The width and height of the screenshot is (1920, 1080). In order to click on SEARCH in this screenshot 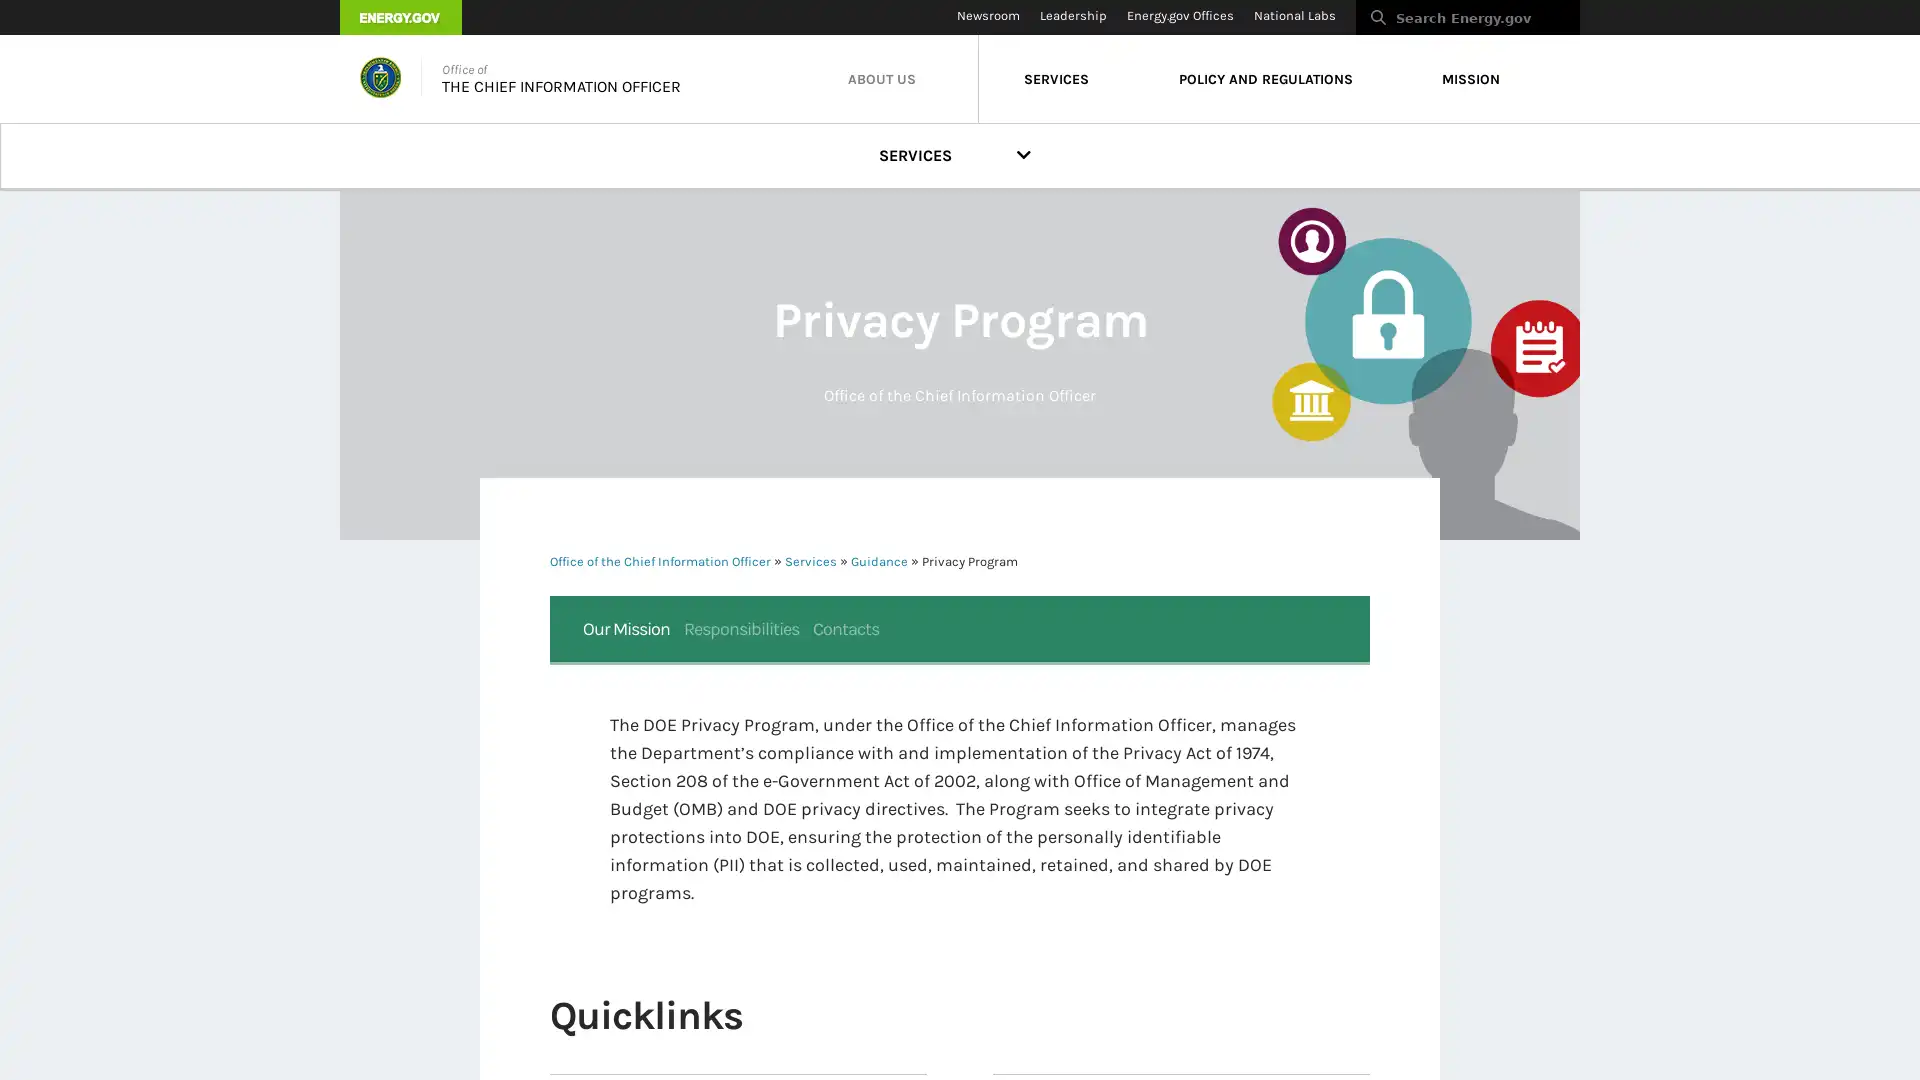, I will do `click(1601, 23)`.